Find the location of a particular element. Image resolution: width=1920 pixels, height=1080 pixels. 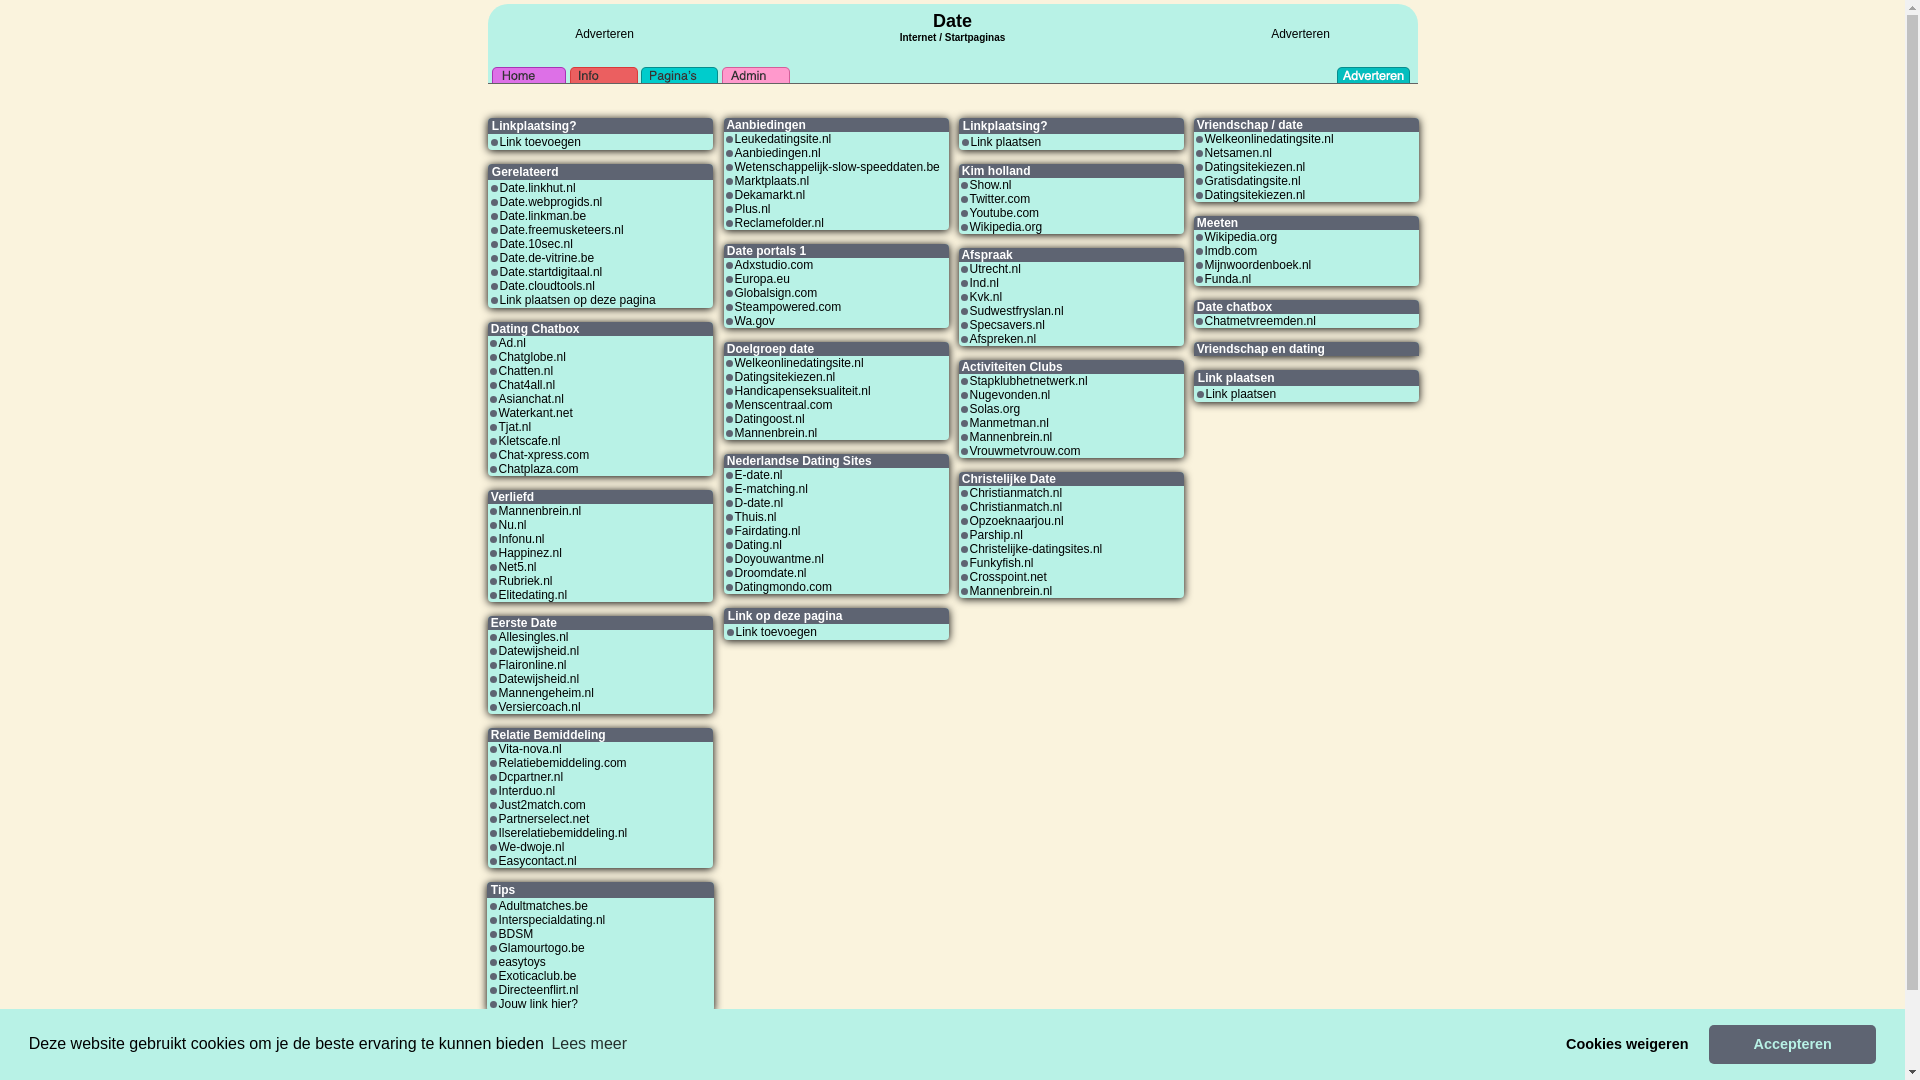

'Startpaginas' is located at coordinates (975, 37).